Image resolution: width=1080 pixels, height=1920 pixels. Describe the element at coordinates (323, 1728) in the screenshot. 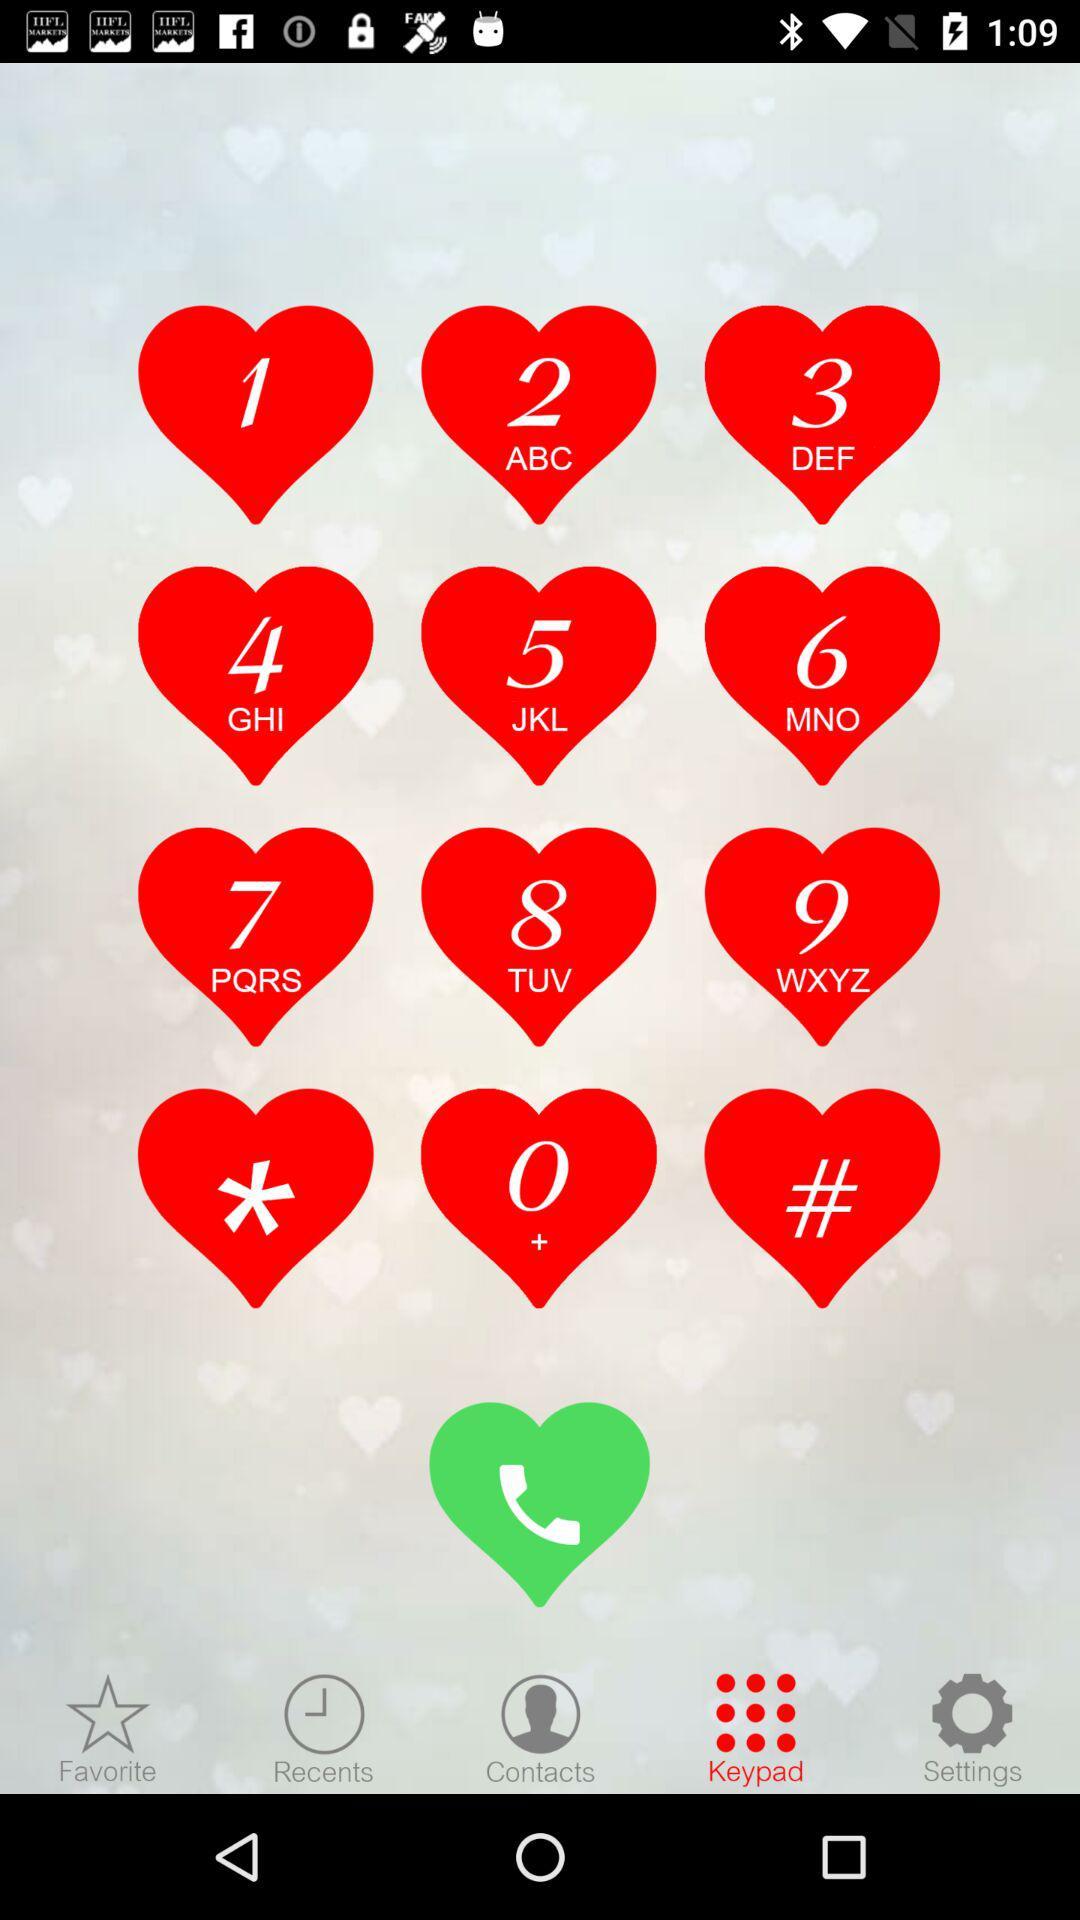

I see `recent calls` at that location.